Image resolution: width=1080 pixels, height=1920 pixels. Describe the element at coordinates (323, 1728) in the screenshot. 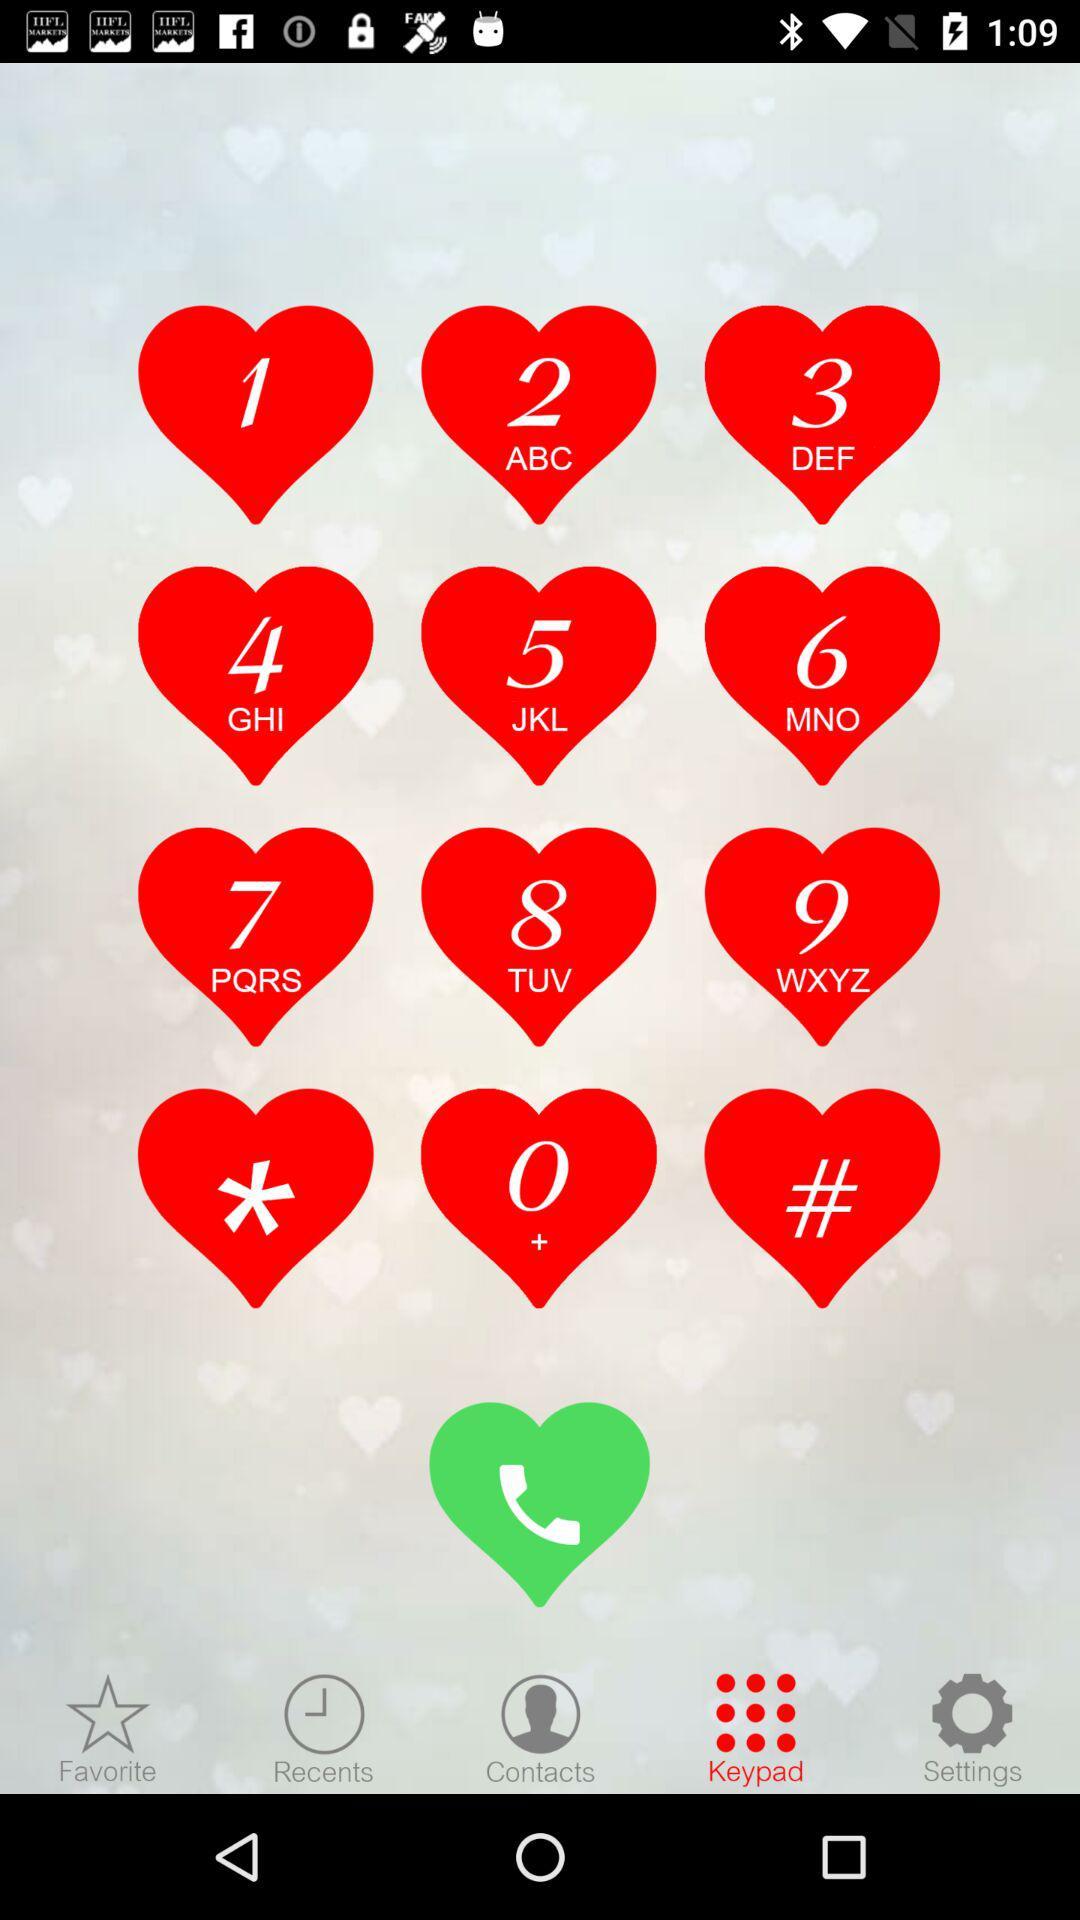

I see `recent calls` at that location.